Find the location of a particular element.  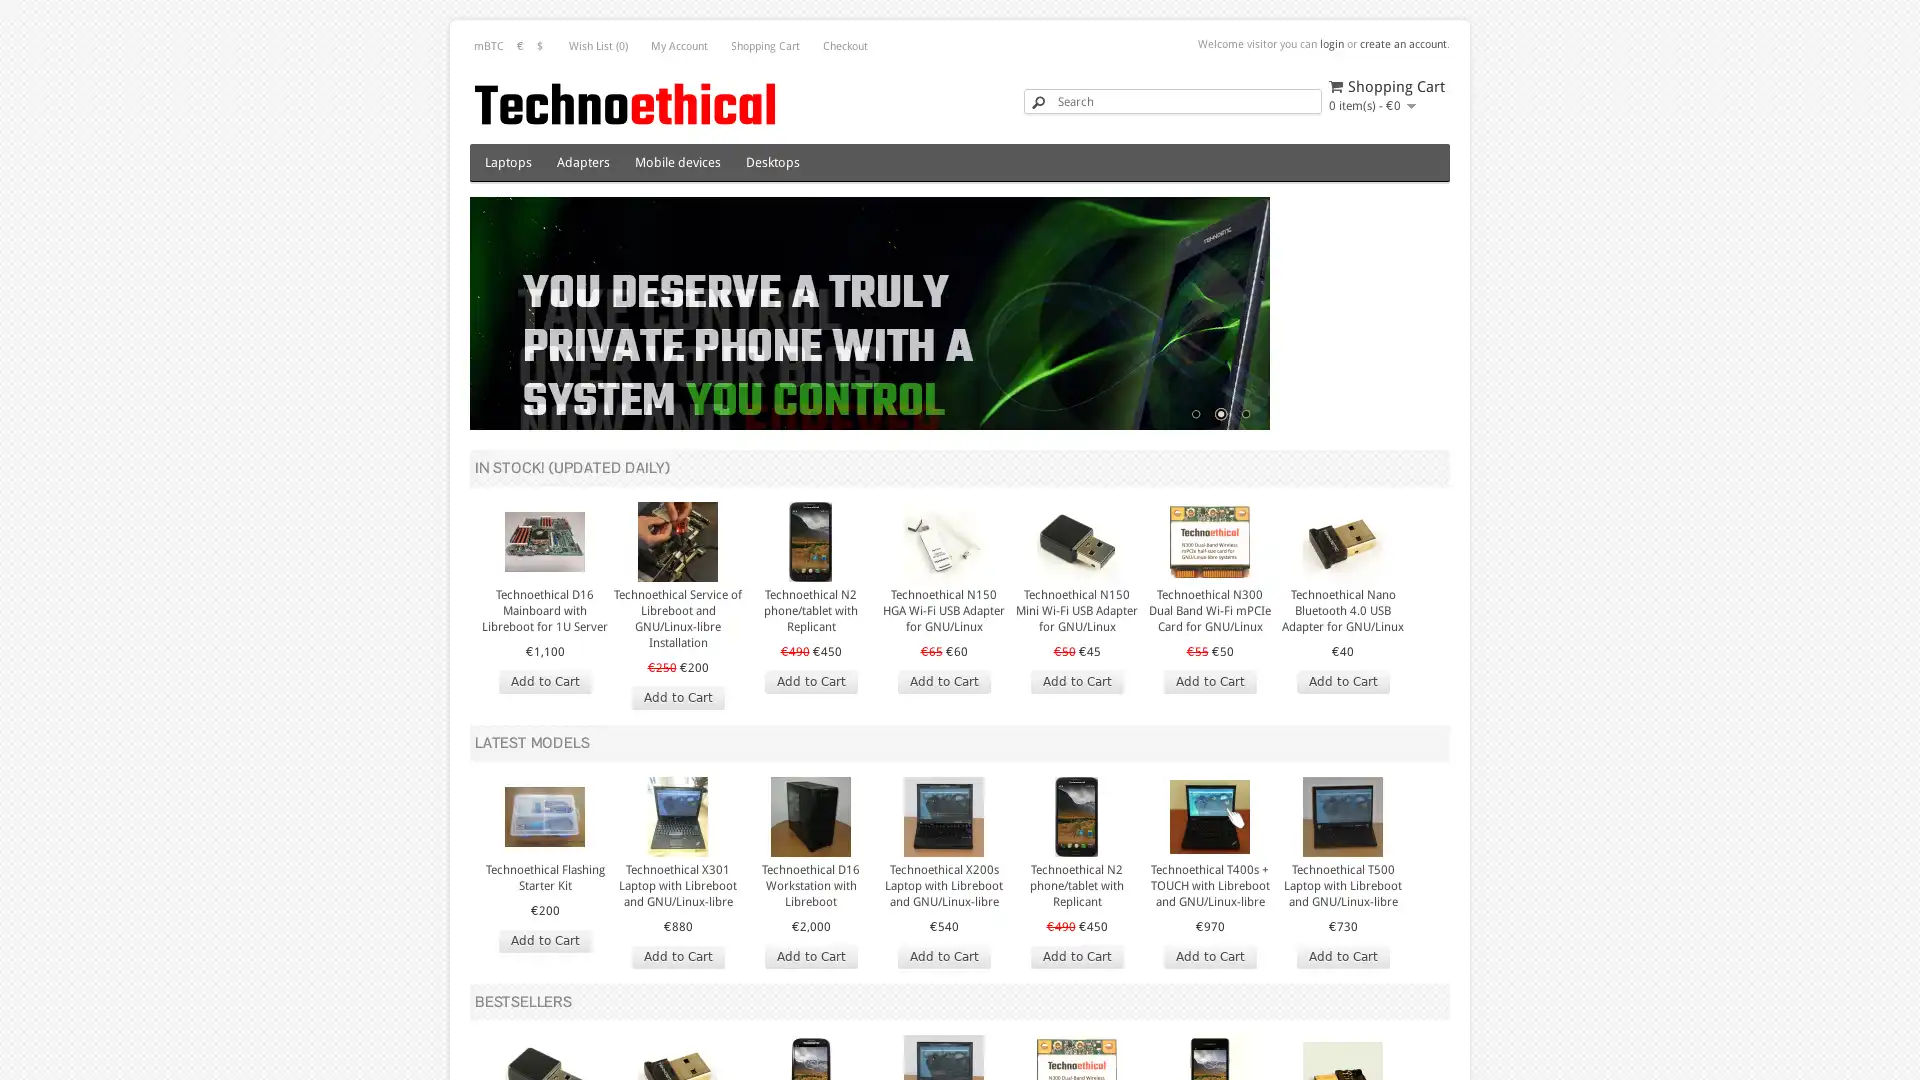

Add to Cart is located at coordinates (942, 1022).